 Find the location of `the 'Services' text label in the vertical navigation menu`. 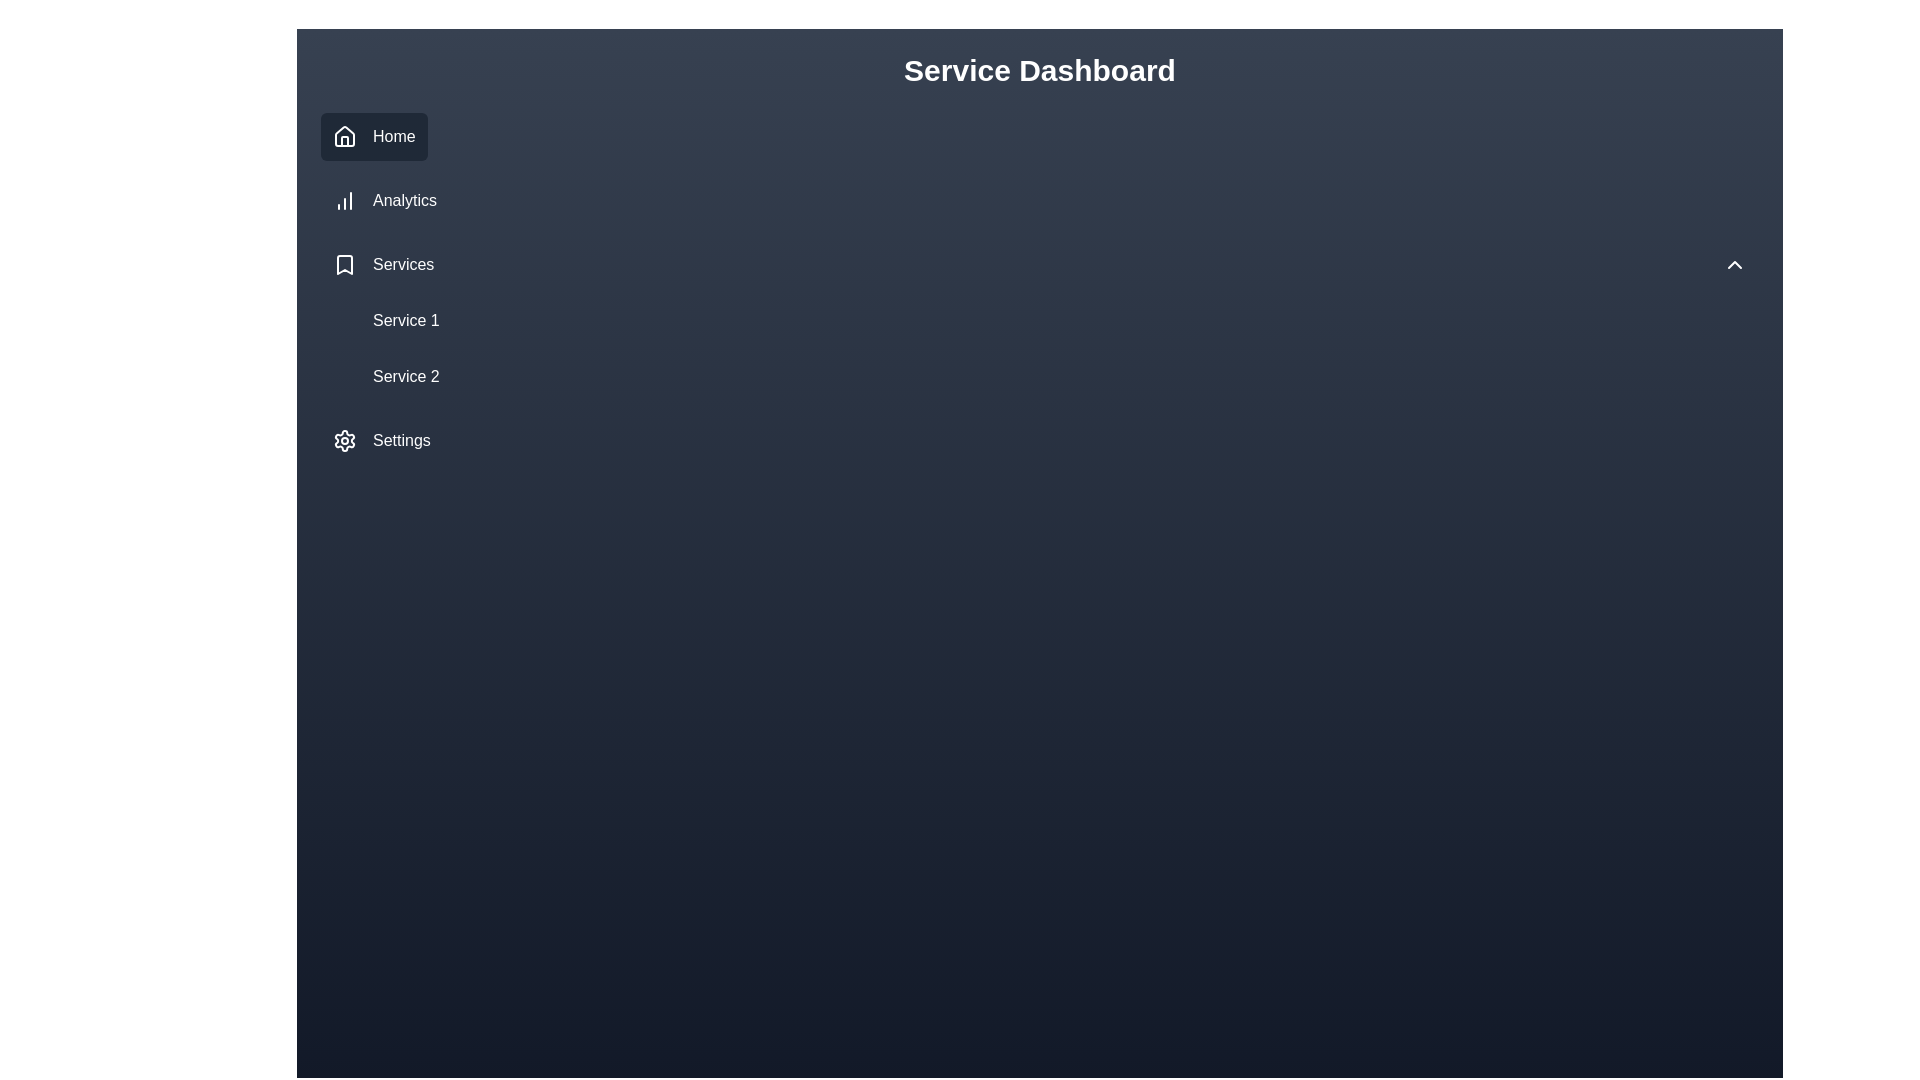

the 'Services' text label in the vertical navigation menu is located at coordinates (383, 264).